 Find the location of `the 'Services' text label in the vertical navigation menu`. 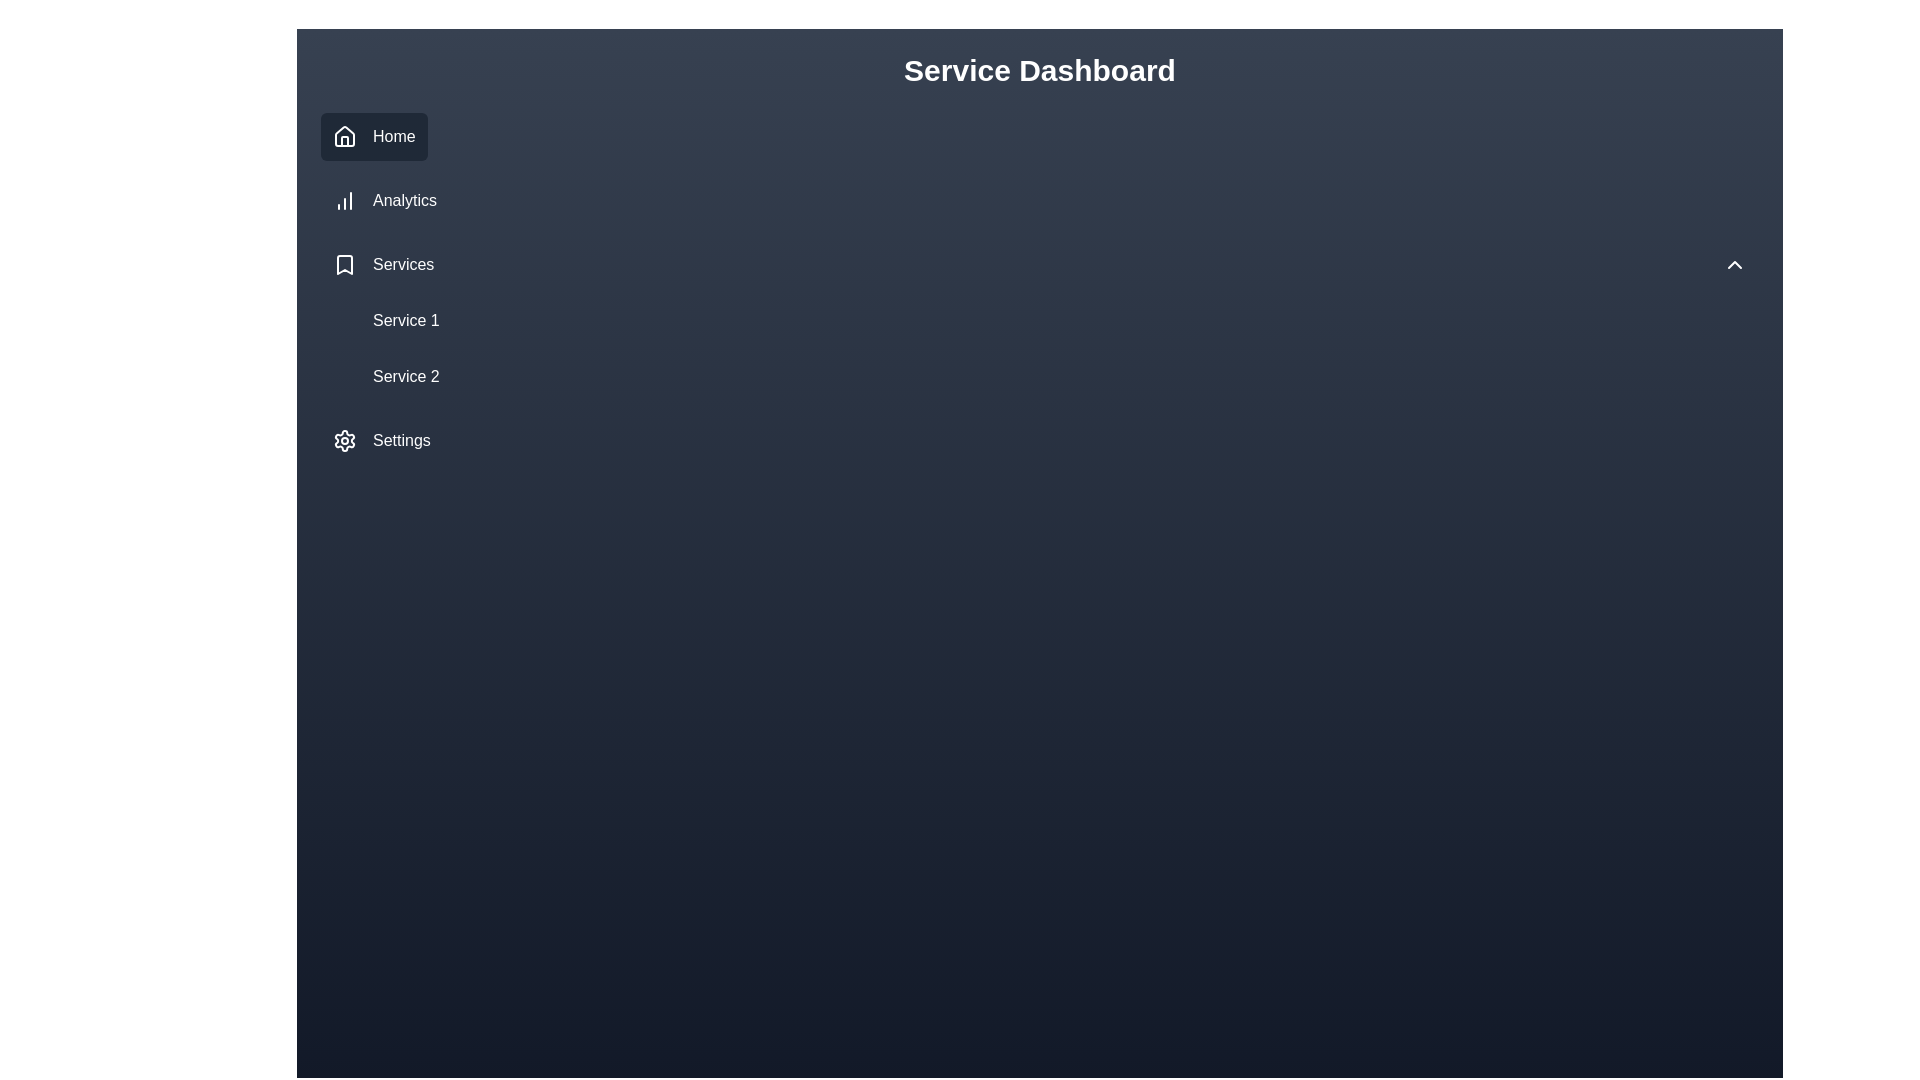

the 'Services' text label in the vertical navigation menu is located at coordinates (383, 264).